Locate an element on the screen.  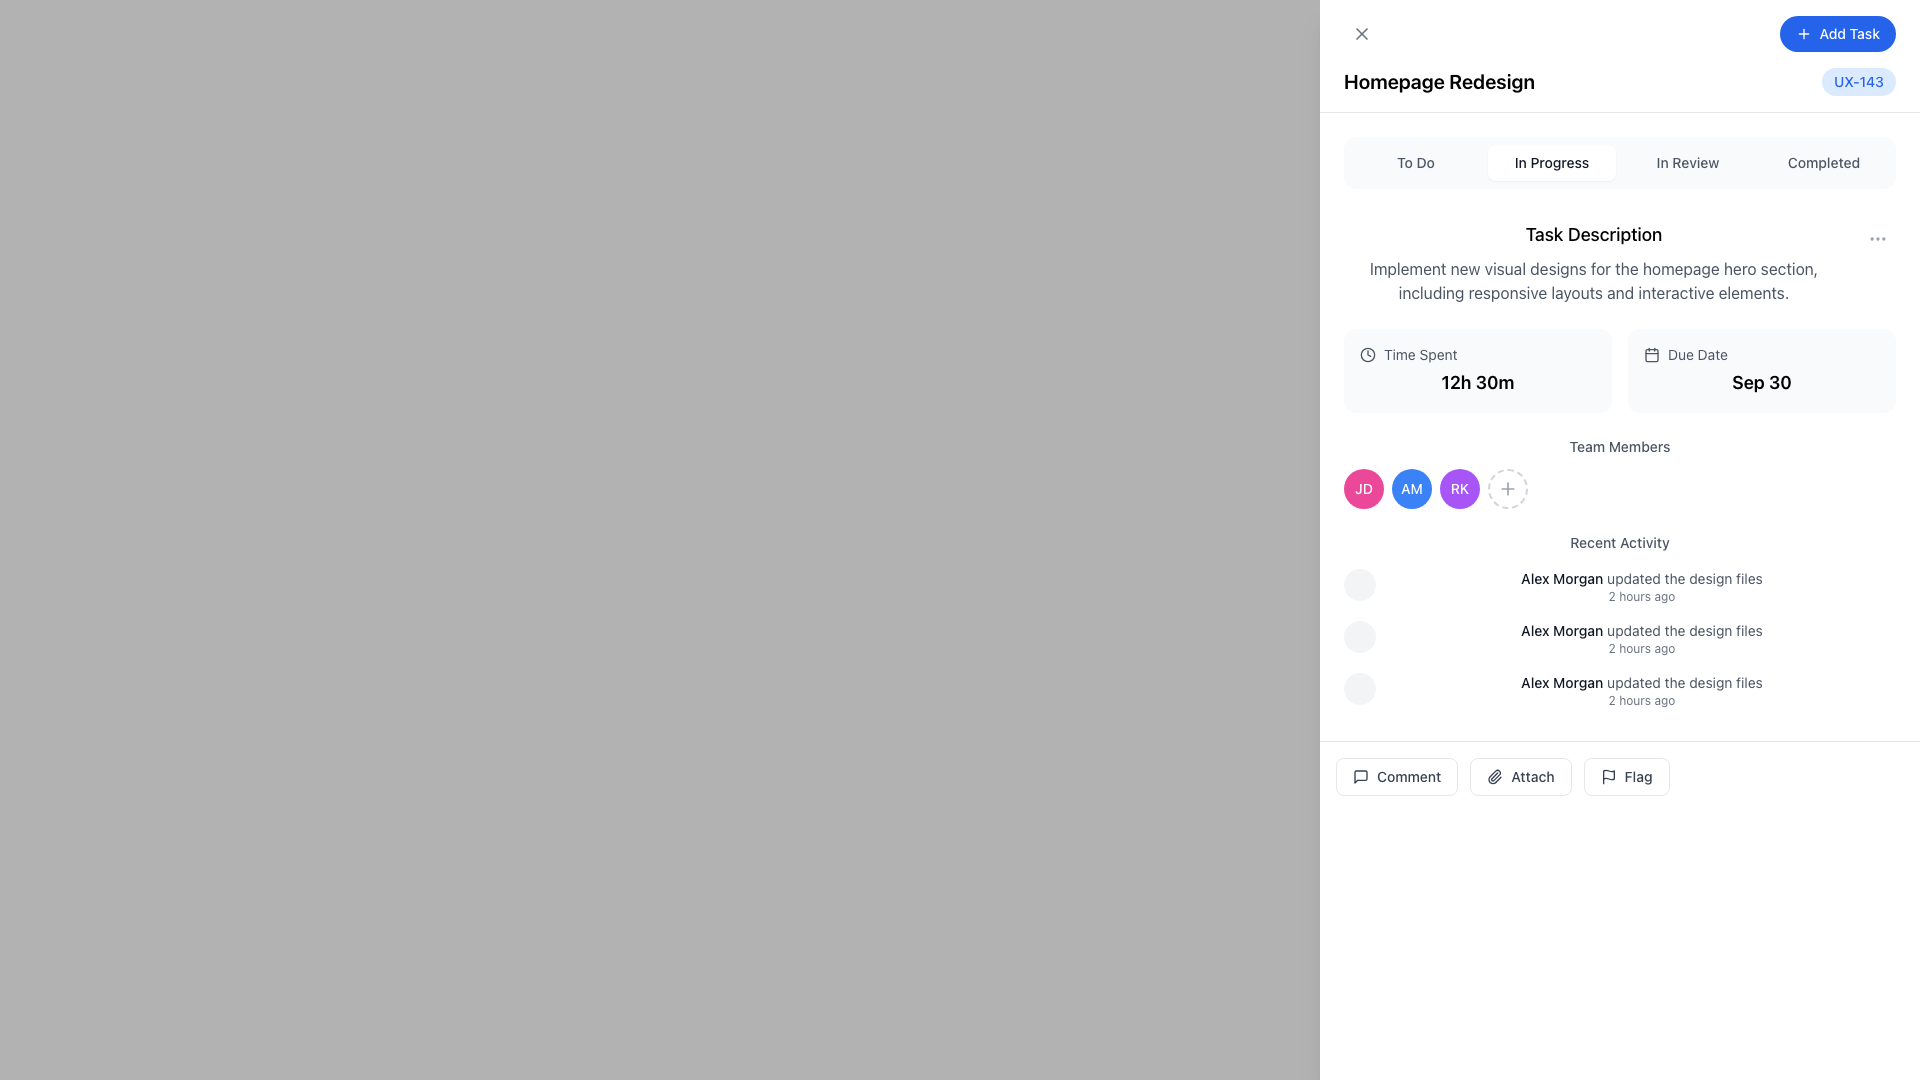
the activity update element displaying 'Alex Morgan updated the design files' with a timestamp of '2 hours ago', which is the first entry in the 'Recent Activity' section is located at coordinates (1620, 585).